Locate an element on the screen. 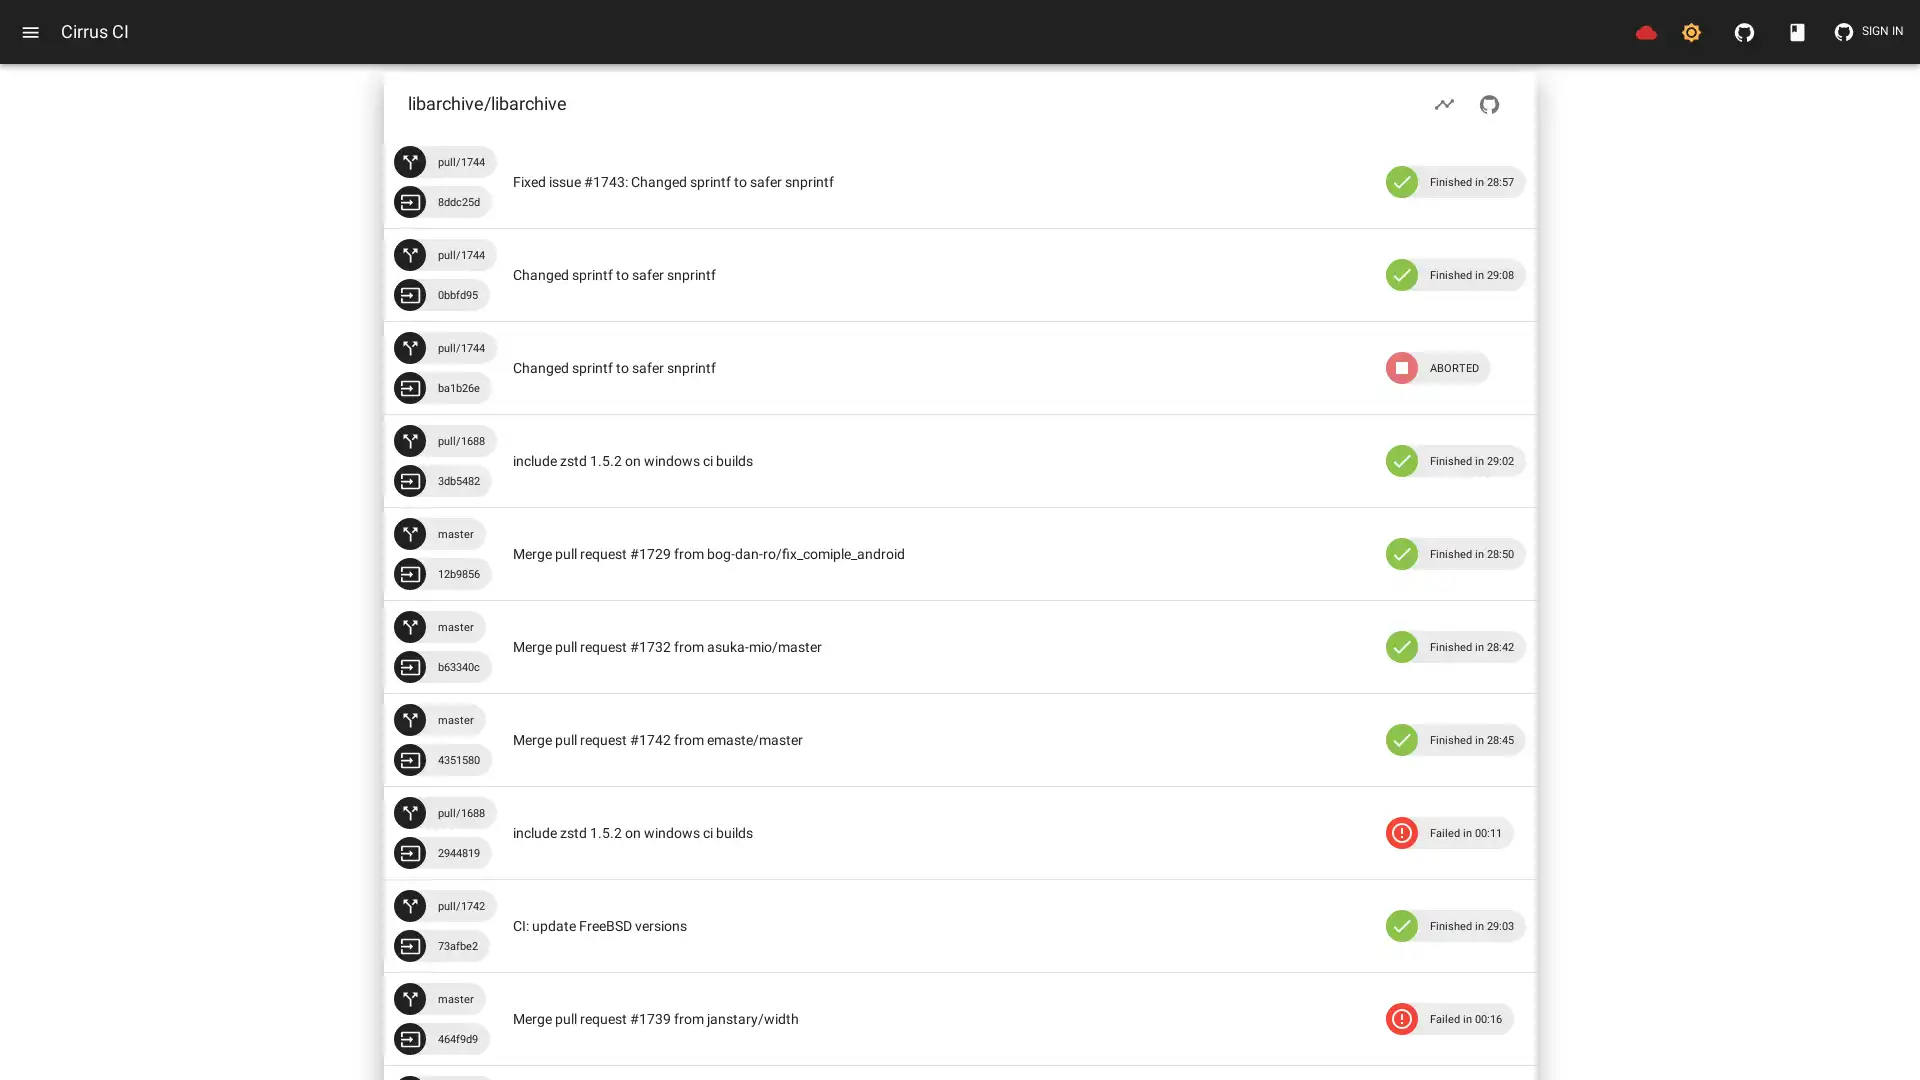 The width and height of the screenshot is (1920, 1080). 3db5482 is located at coordinates (441, 481).